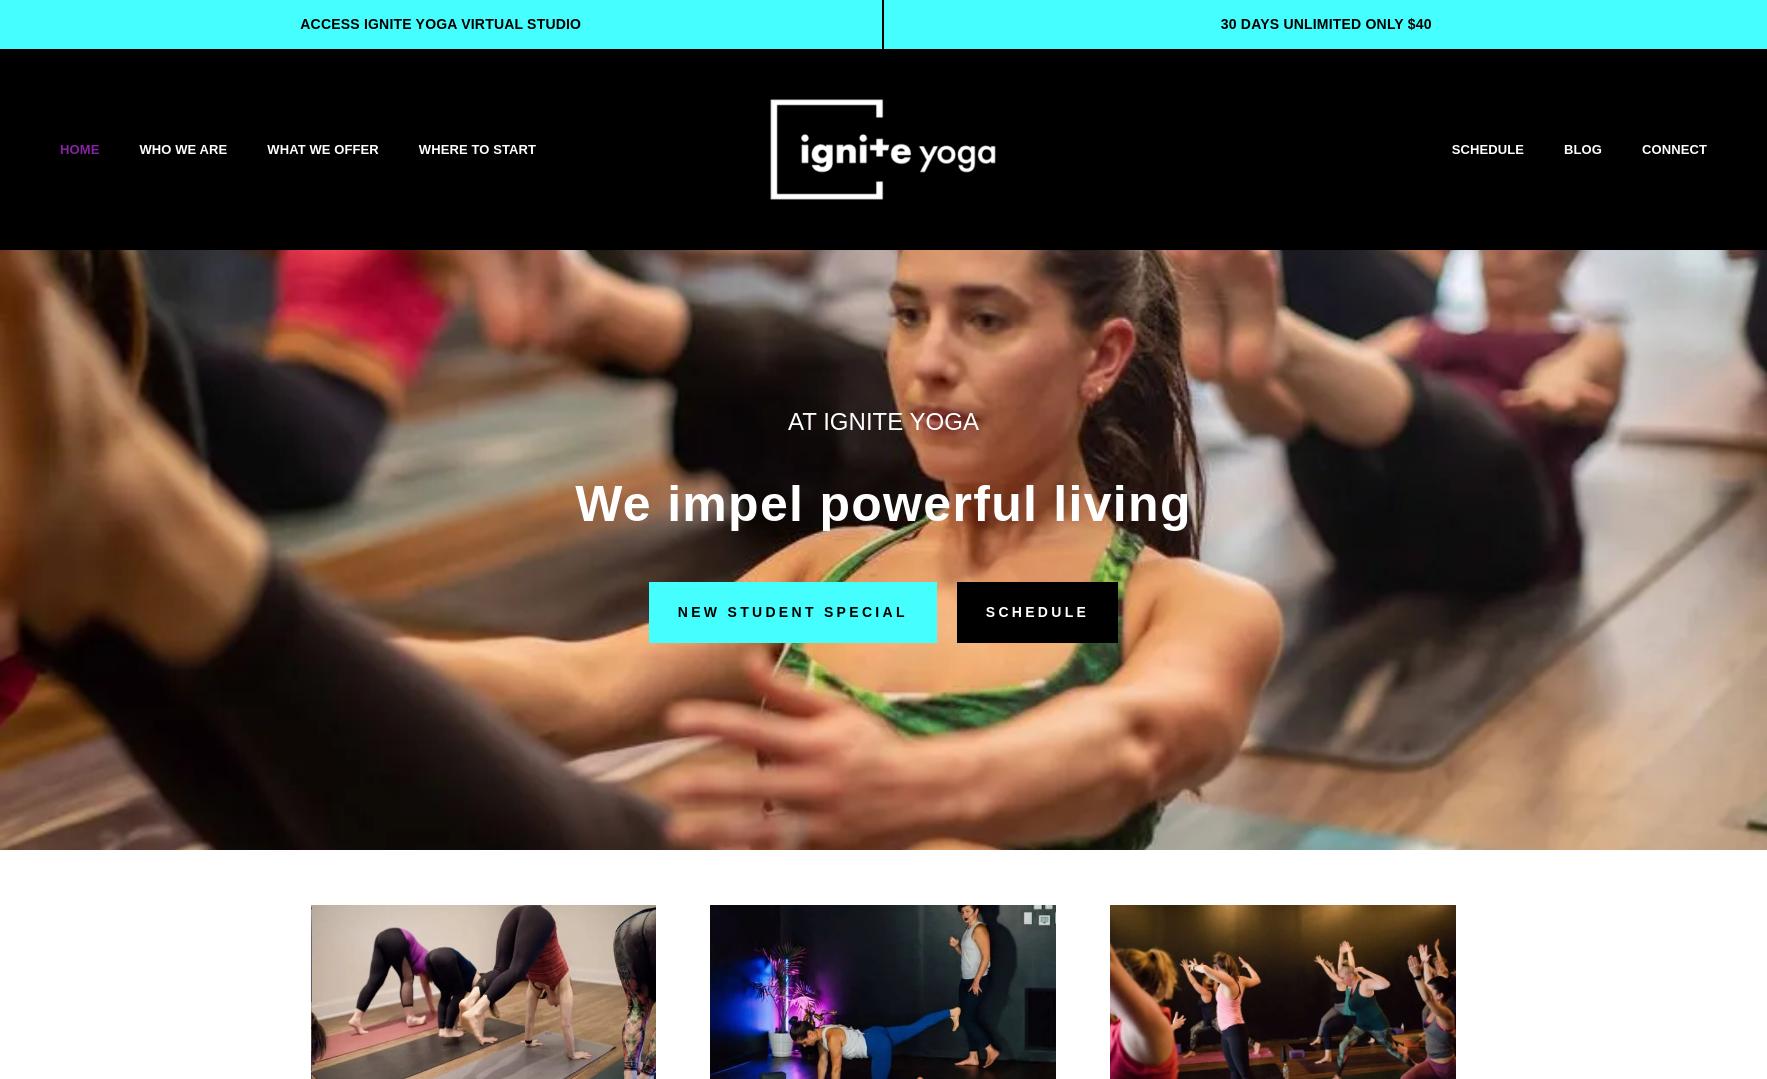 The height and width of the screenshot is (1079, 1767). I want to click on 'Where to Start', so click(418, 147).